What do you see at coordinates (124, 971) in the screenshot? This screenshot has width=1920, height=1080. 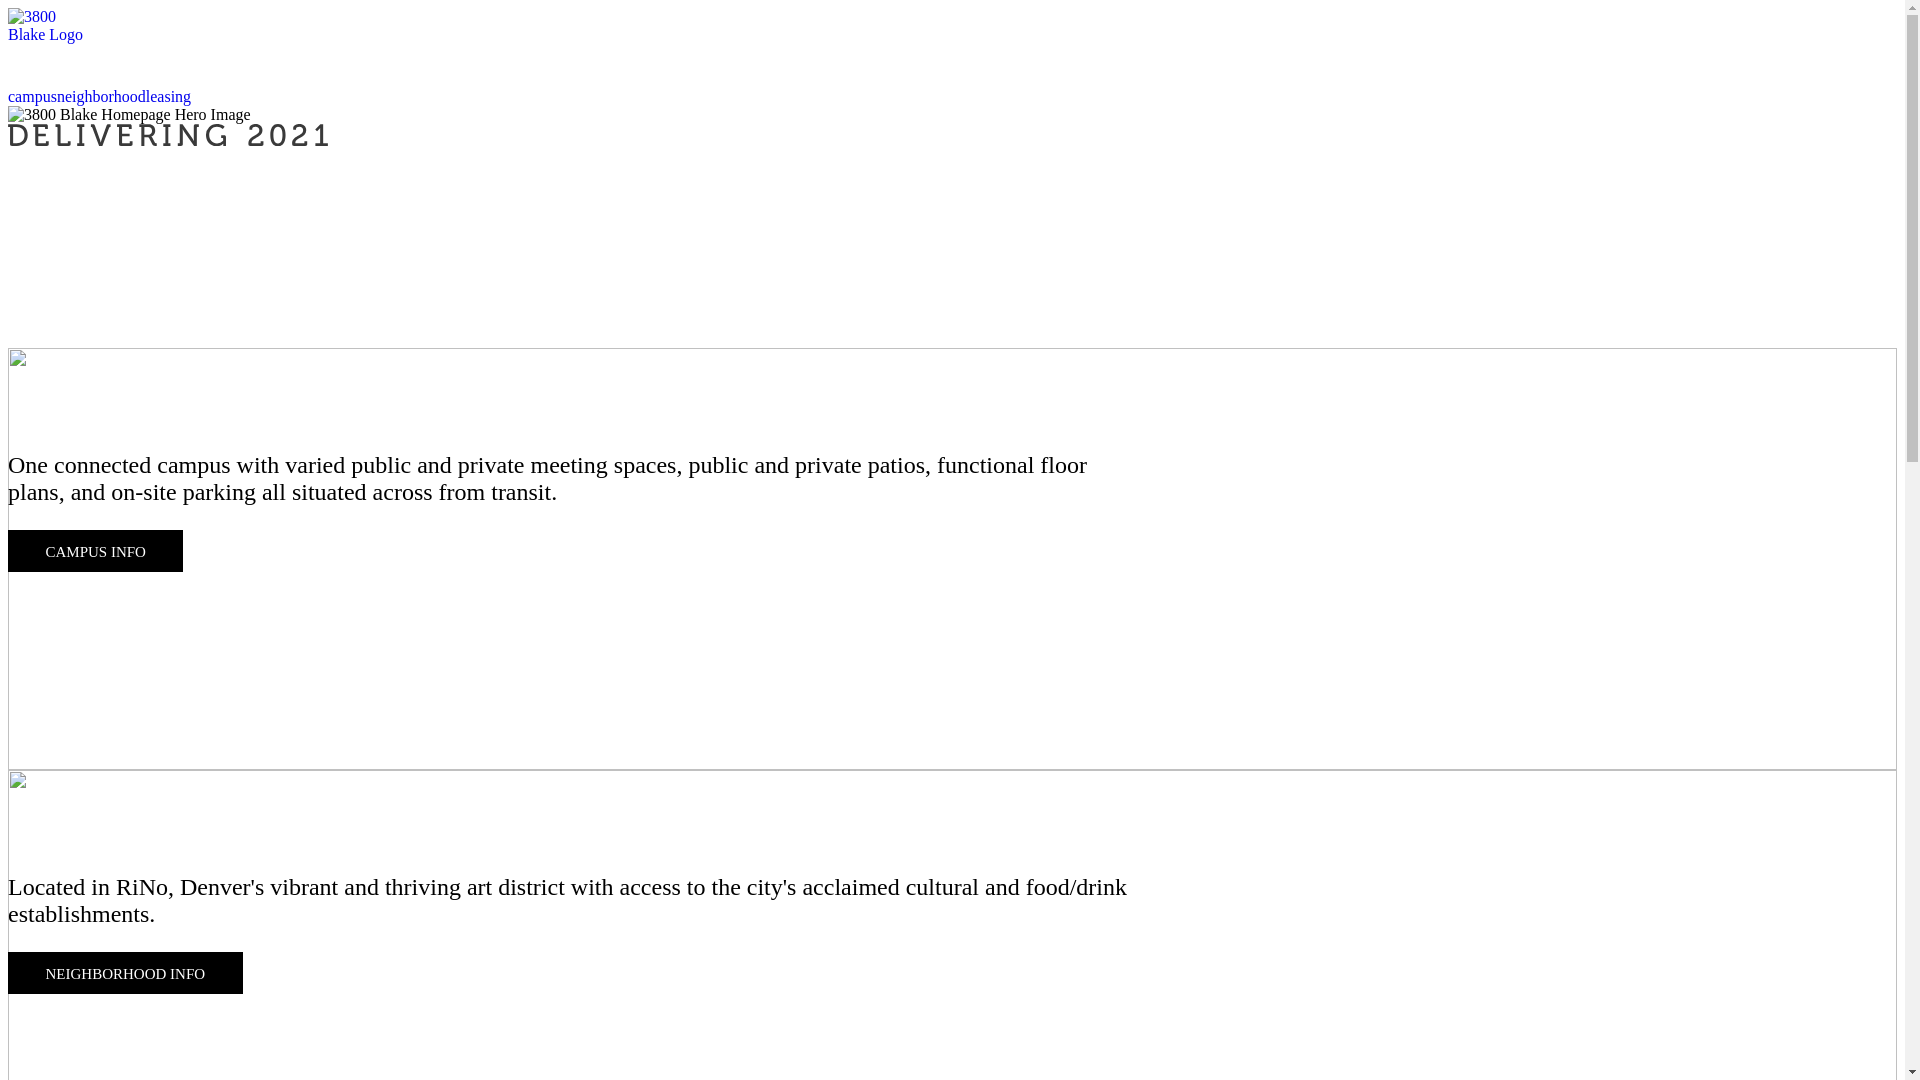 I see `'NEIGHBORHOOD INFO'` at bounding box center [124, 971].